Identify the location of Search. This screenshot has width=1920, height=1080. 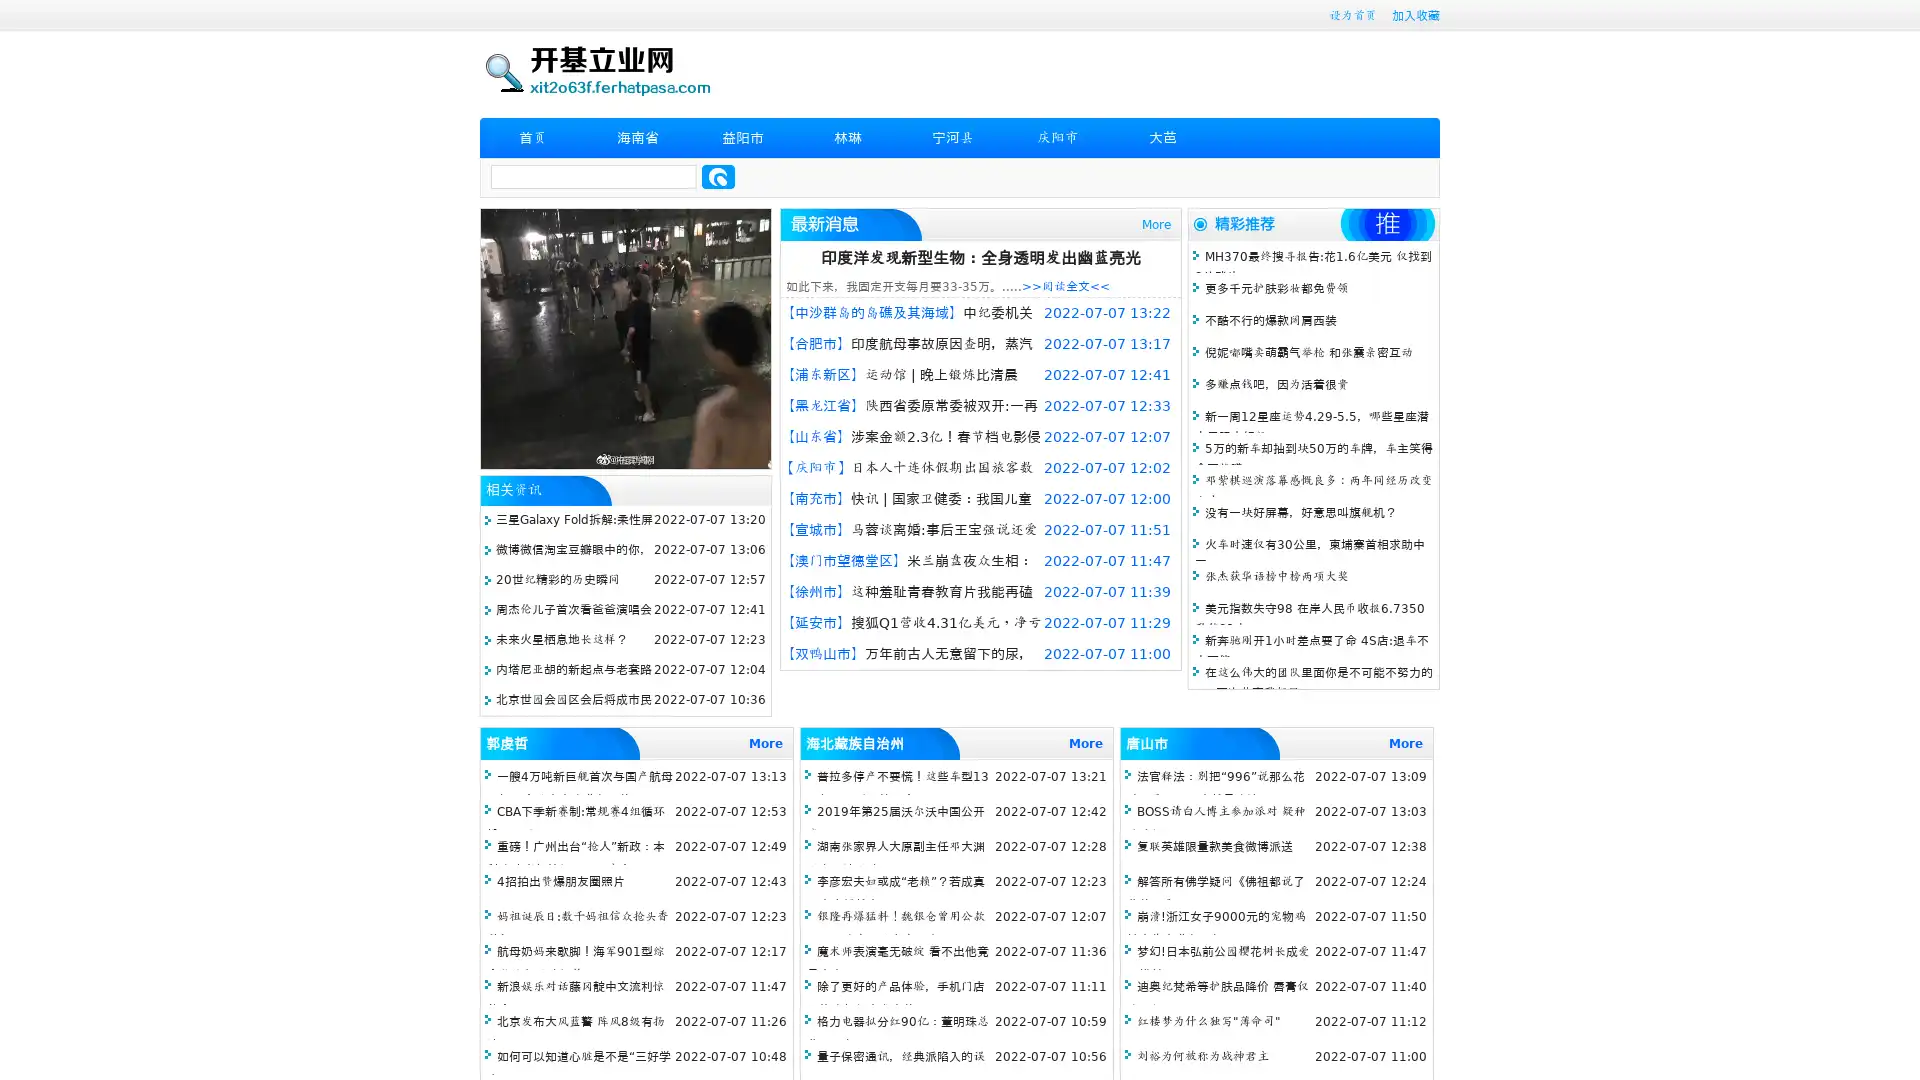
(718, 176).